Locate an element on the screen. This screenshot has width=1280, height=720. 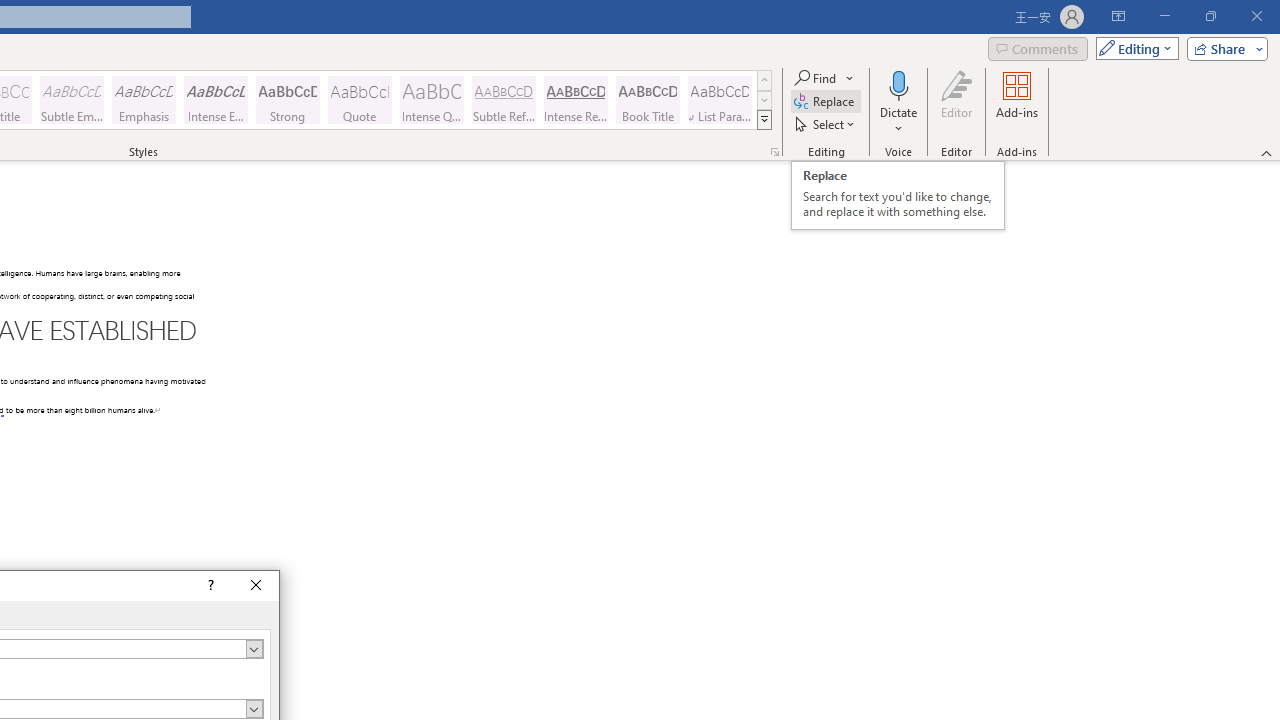
'Intense Emphasis' is located at coordinates (216, 100).